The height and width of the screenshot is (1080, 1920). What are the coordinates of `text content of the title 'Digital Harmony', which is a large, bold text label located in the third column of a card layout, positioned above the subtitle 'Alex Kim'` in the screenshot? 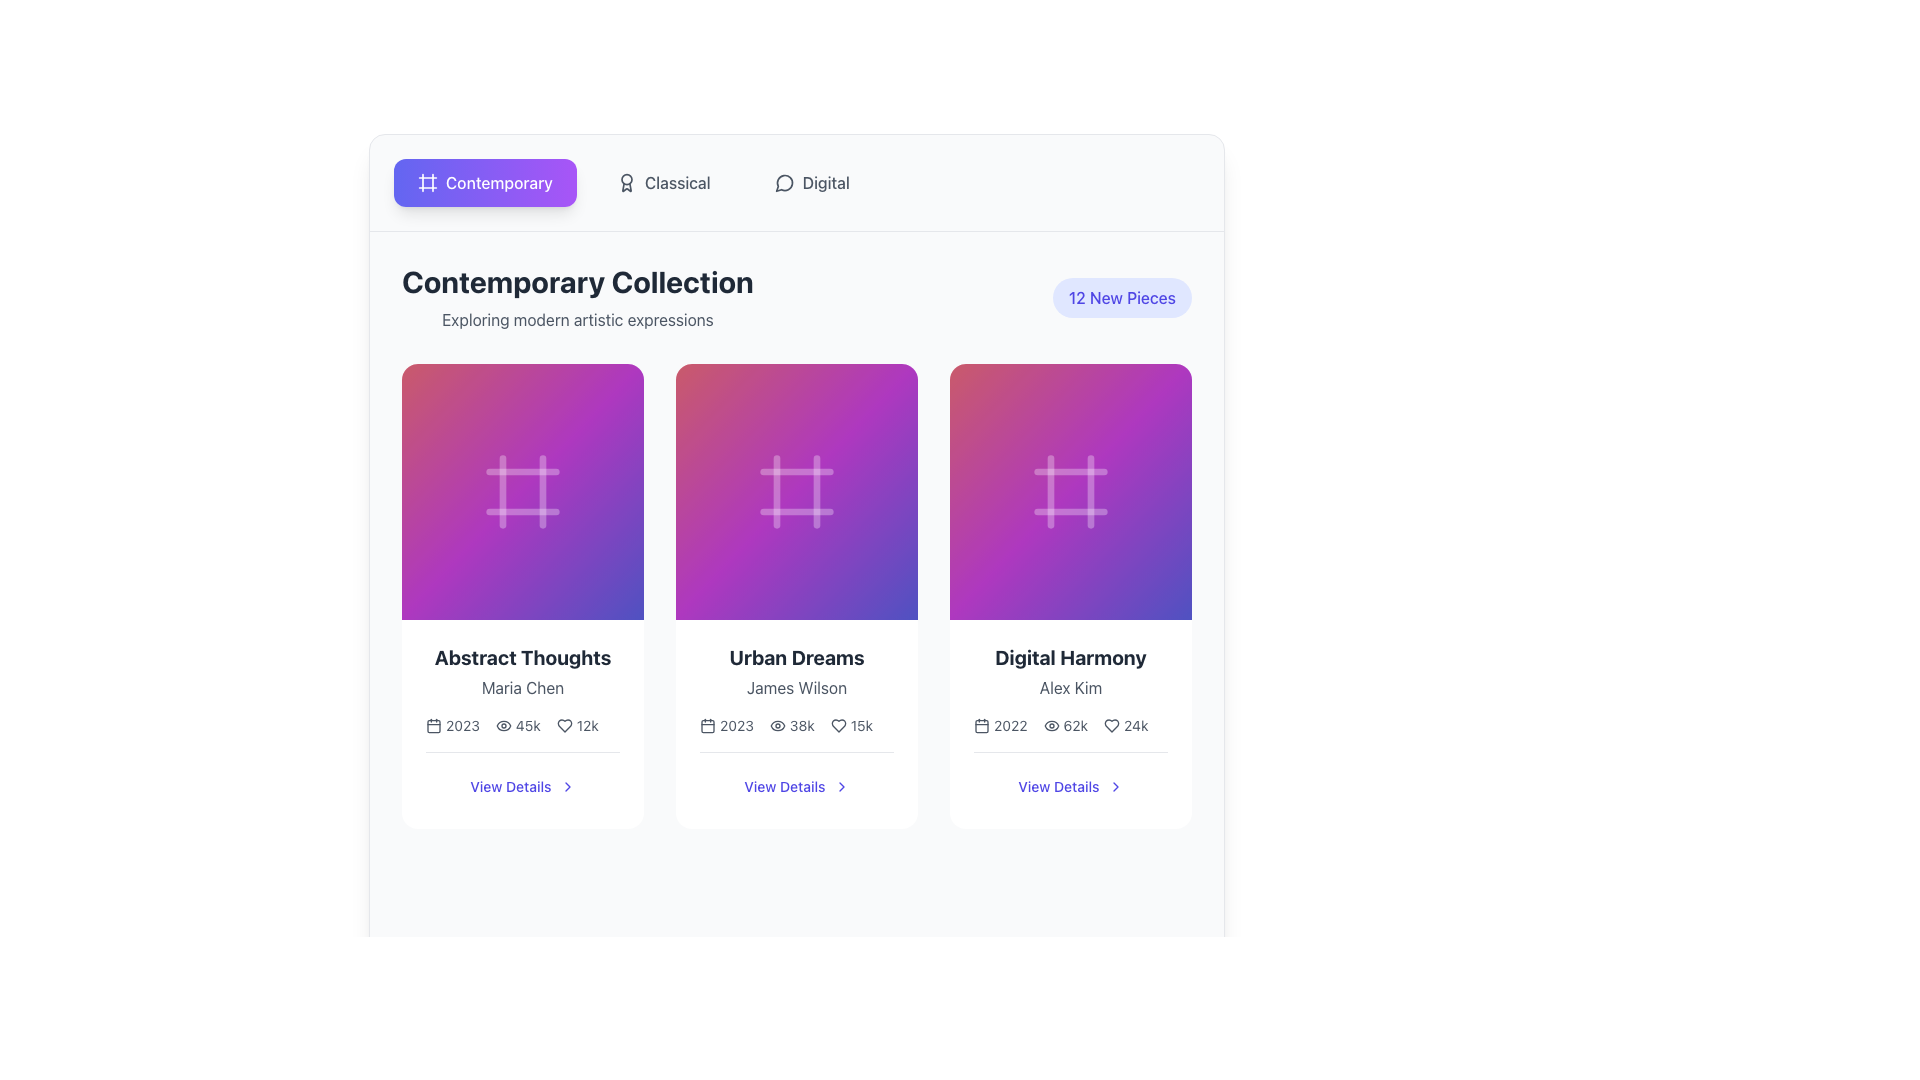 It's located at (1069, 658).